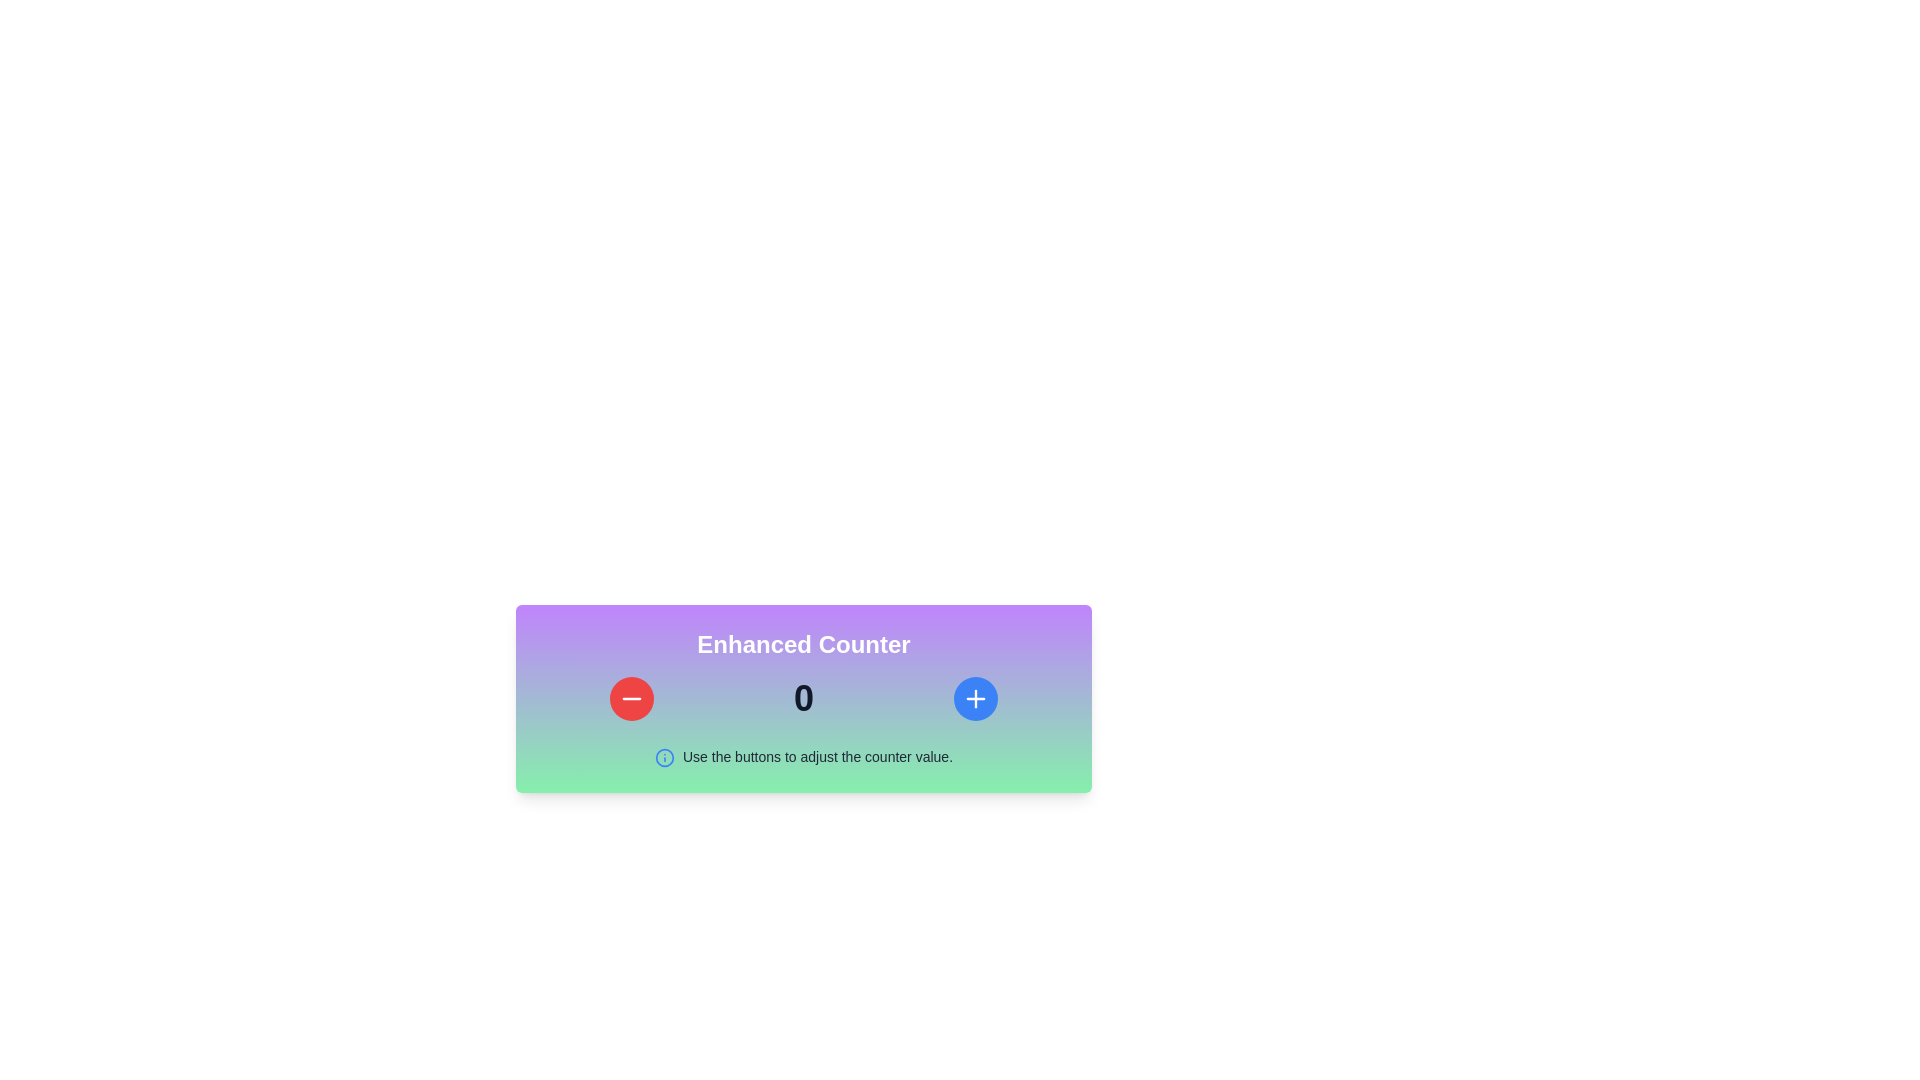 This screenshot has width=1920, height=1080. What do you see at coordinates (975, 697) in the screenshot?
I see `the blue circular button with a white '+' icon` at bounding box center [975, 697].